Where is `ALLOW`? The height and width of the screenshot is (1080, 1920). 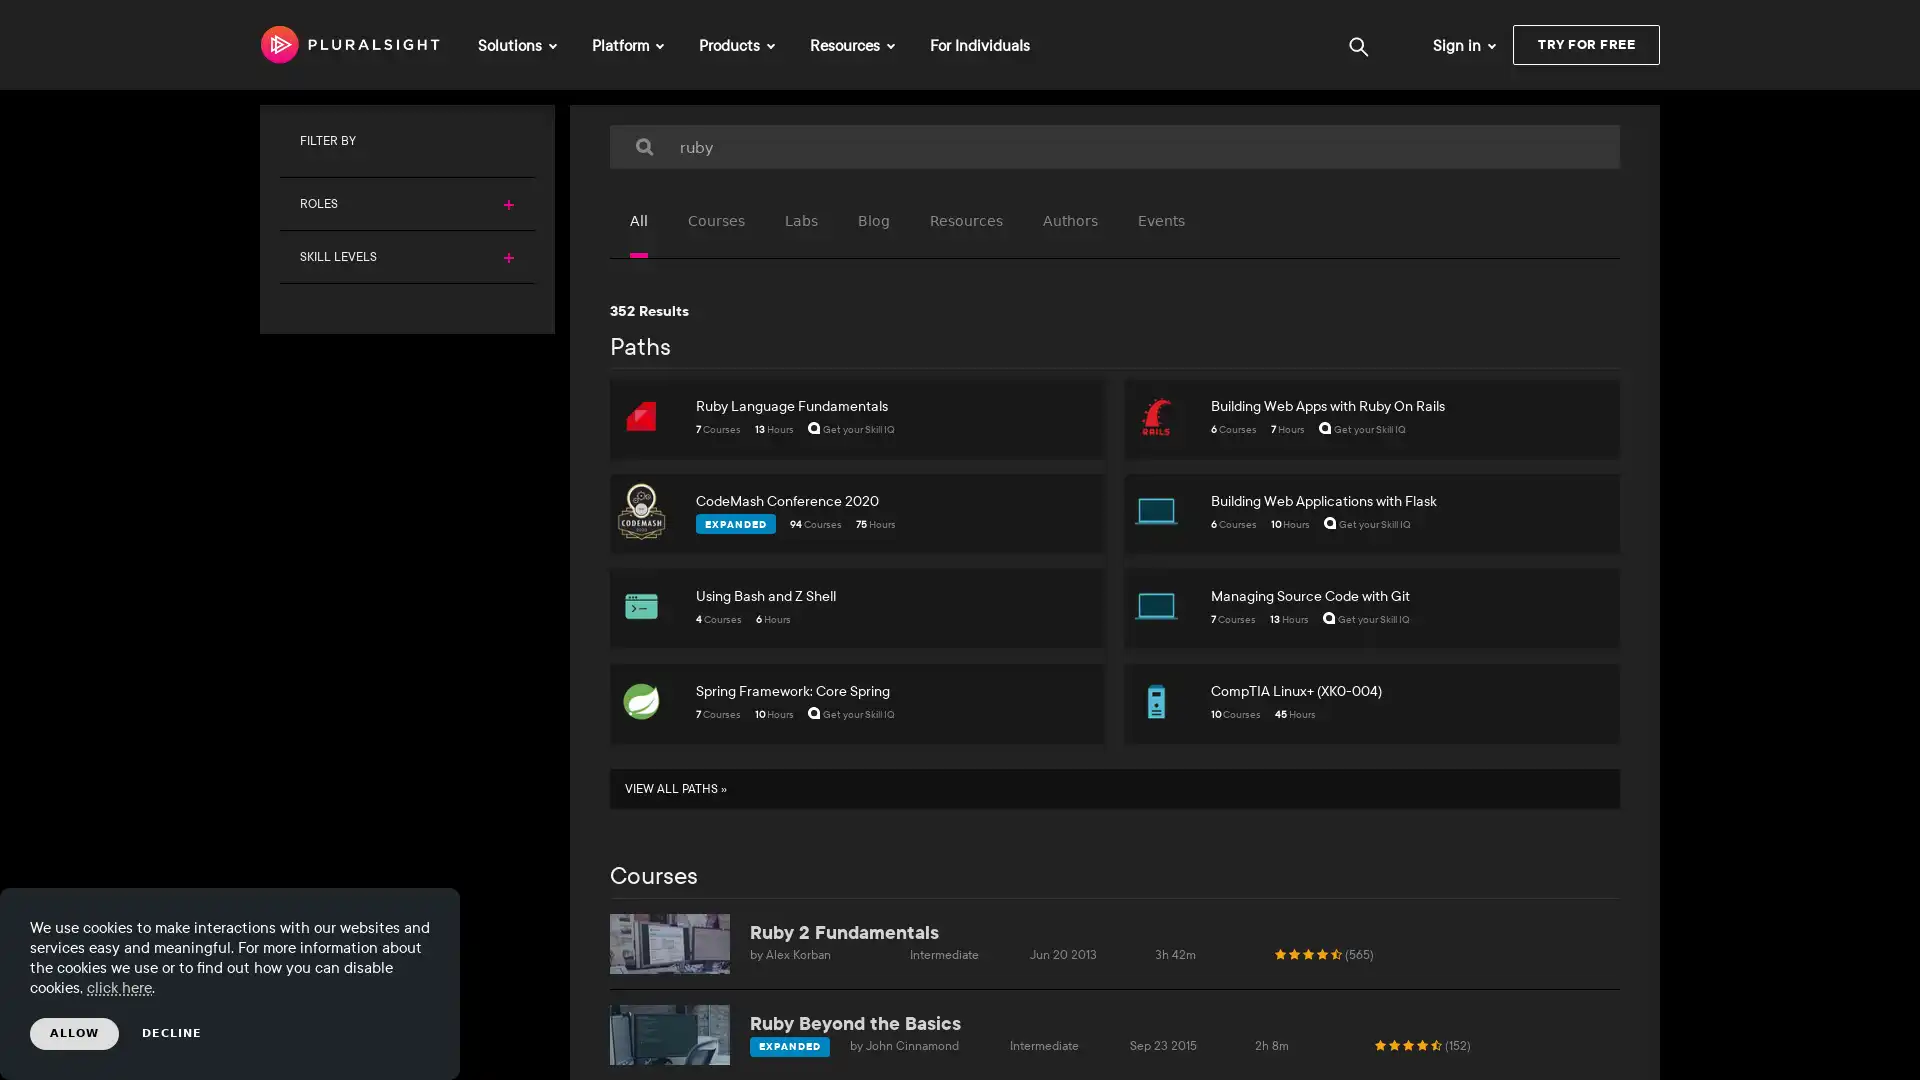
ALLOW is located at coordinates (74, 1033).